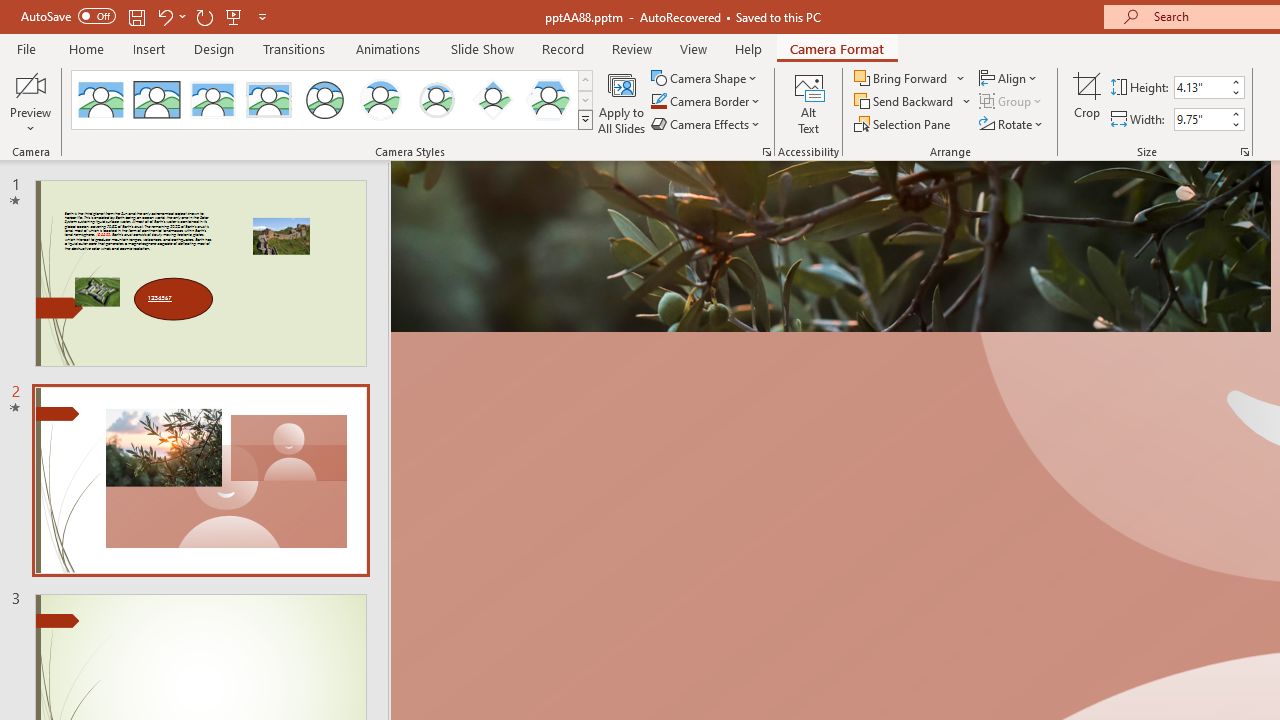  What do you see at coordinates (706, 101) in the screenshot?
I see `'Camera Border'` at bounding box center [706, 101].